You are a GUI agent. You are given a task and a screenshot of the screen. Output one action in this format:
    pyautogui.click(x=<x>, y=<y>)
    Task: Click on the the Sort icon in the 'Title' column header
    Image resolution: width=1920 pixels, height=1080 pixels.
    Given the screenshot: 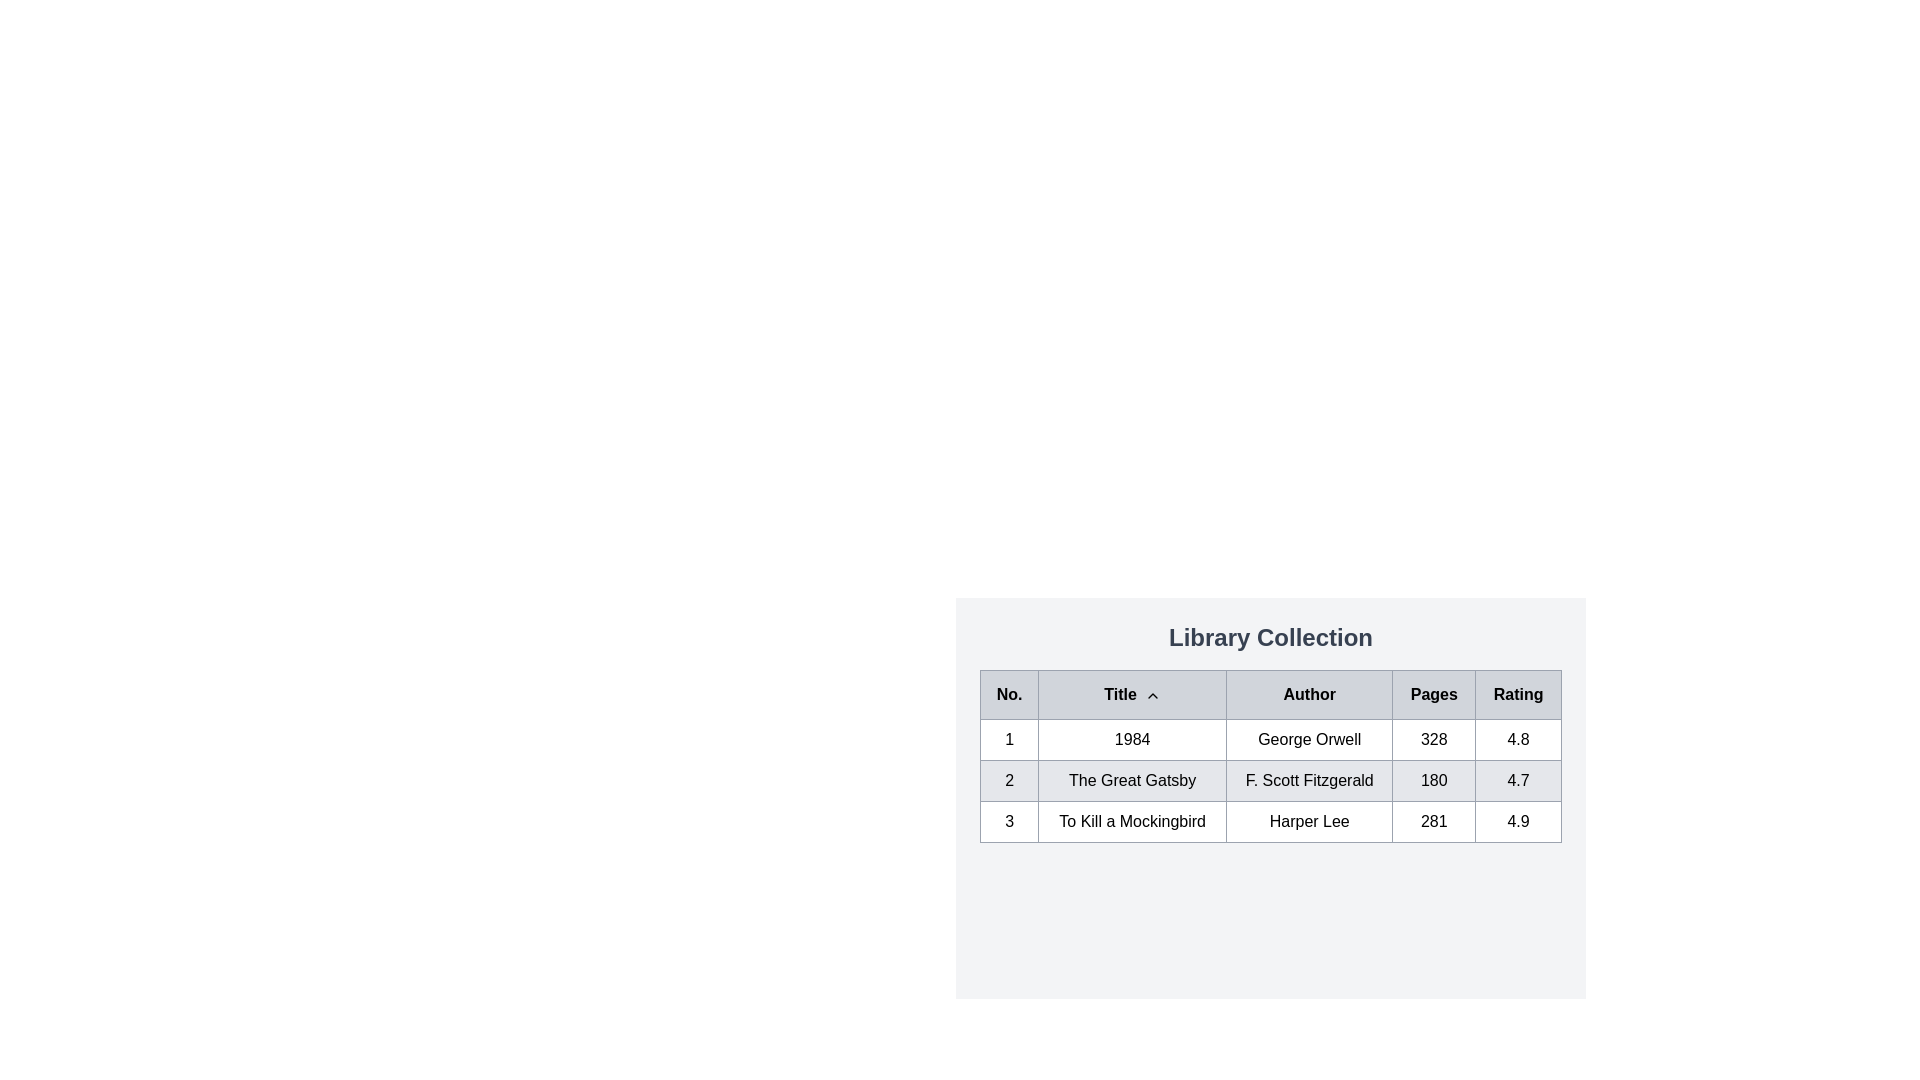 What is the action you would take?
    pyautogui.click(x=1152, y=693)
    